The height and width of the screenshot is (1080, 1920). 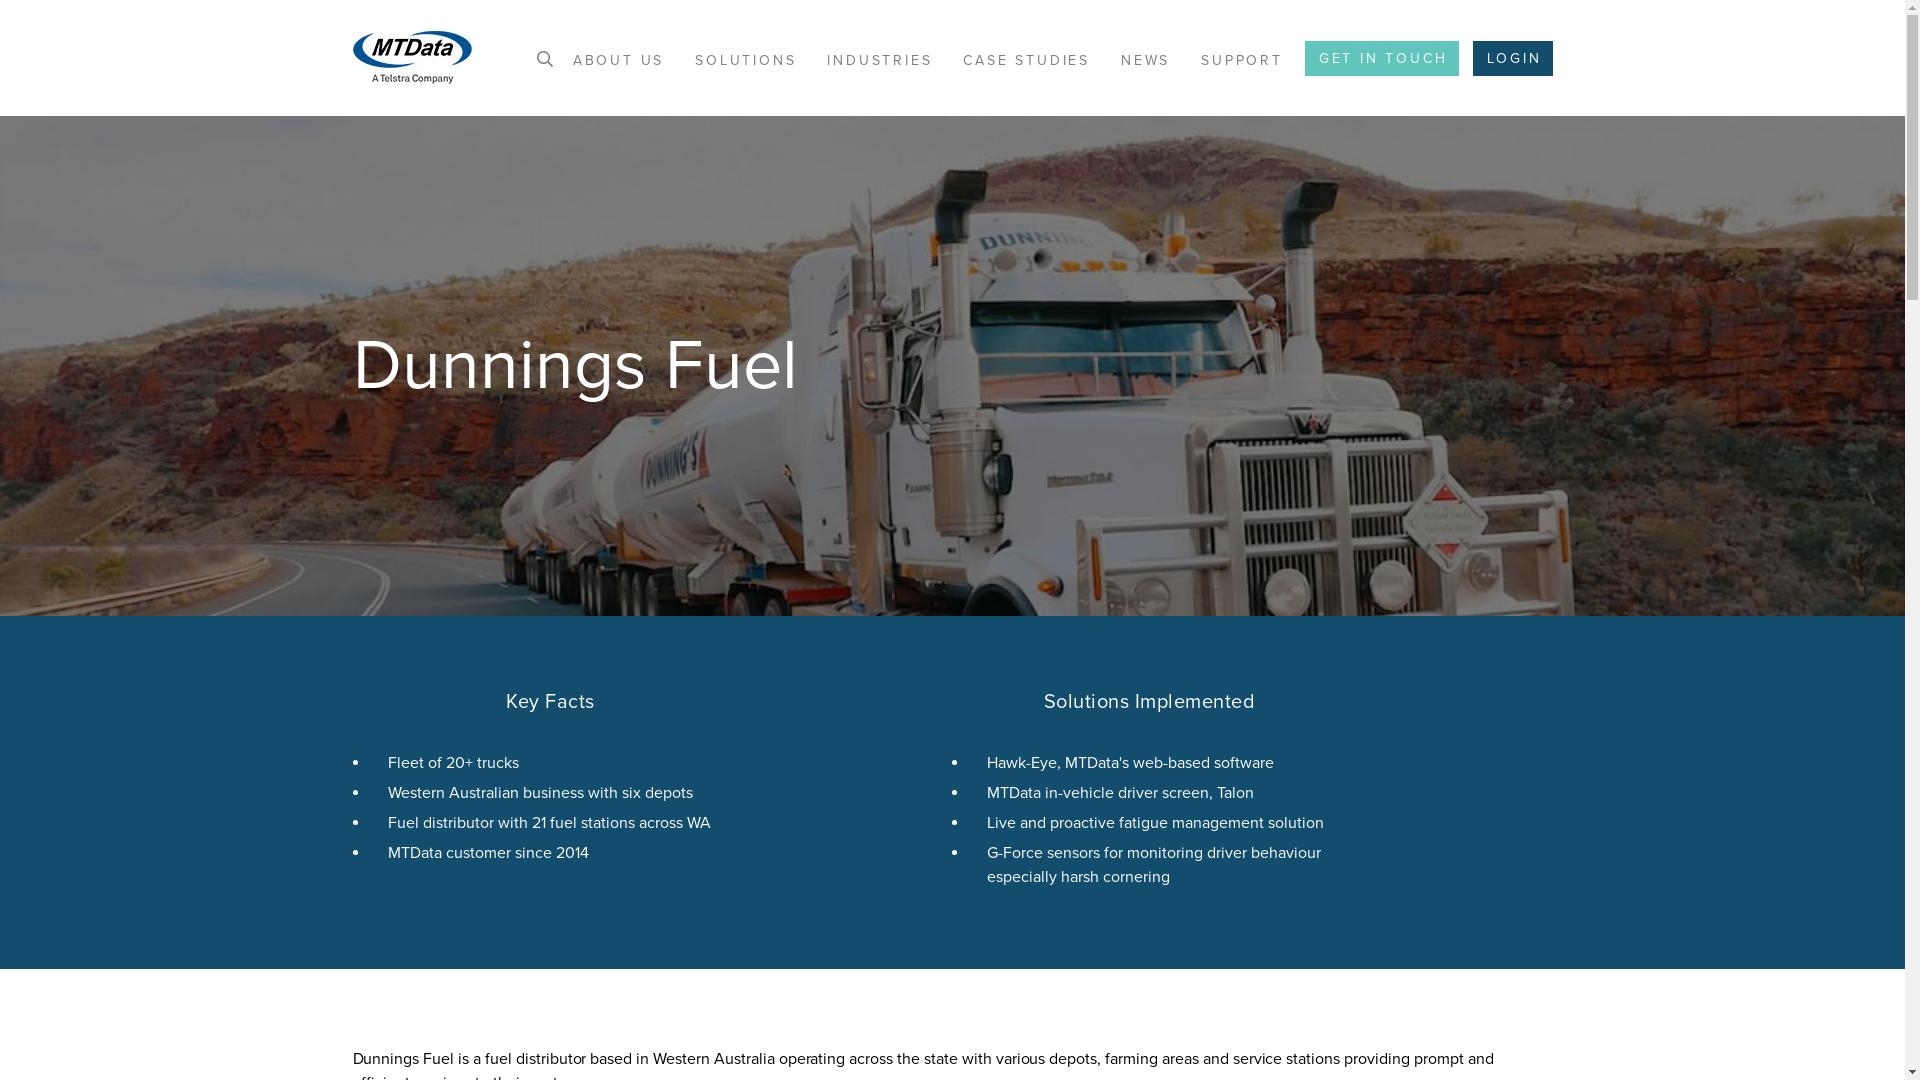 I want to click on 'ABOUT US', so click(x=617, y=59).